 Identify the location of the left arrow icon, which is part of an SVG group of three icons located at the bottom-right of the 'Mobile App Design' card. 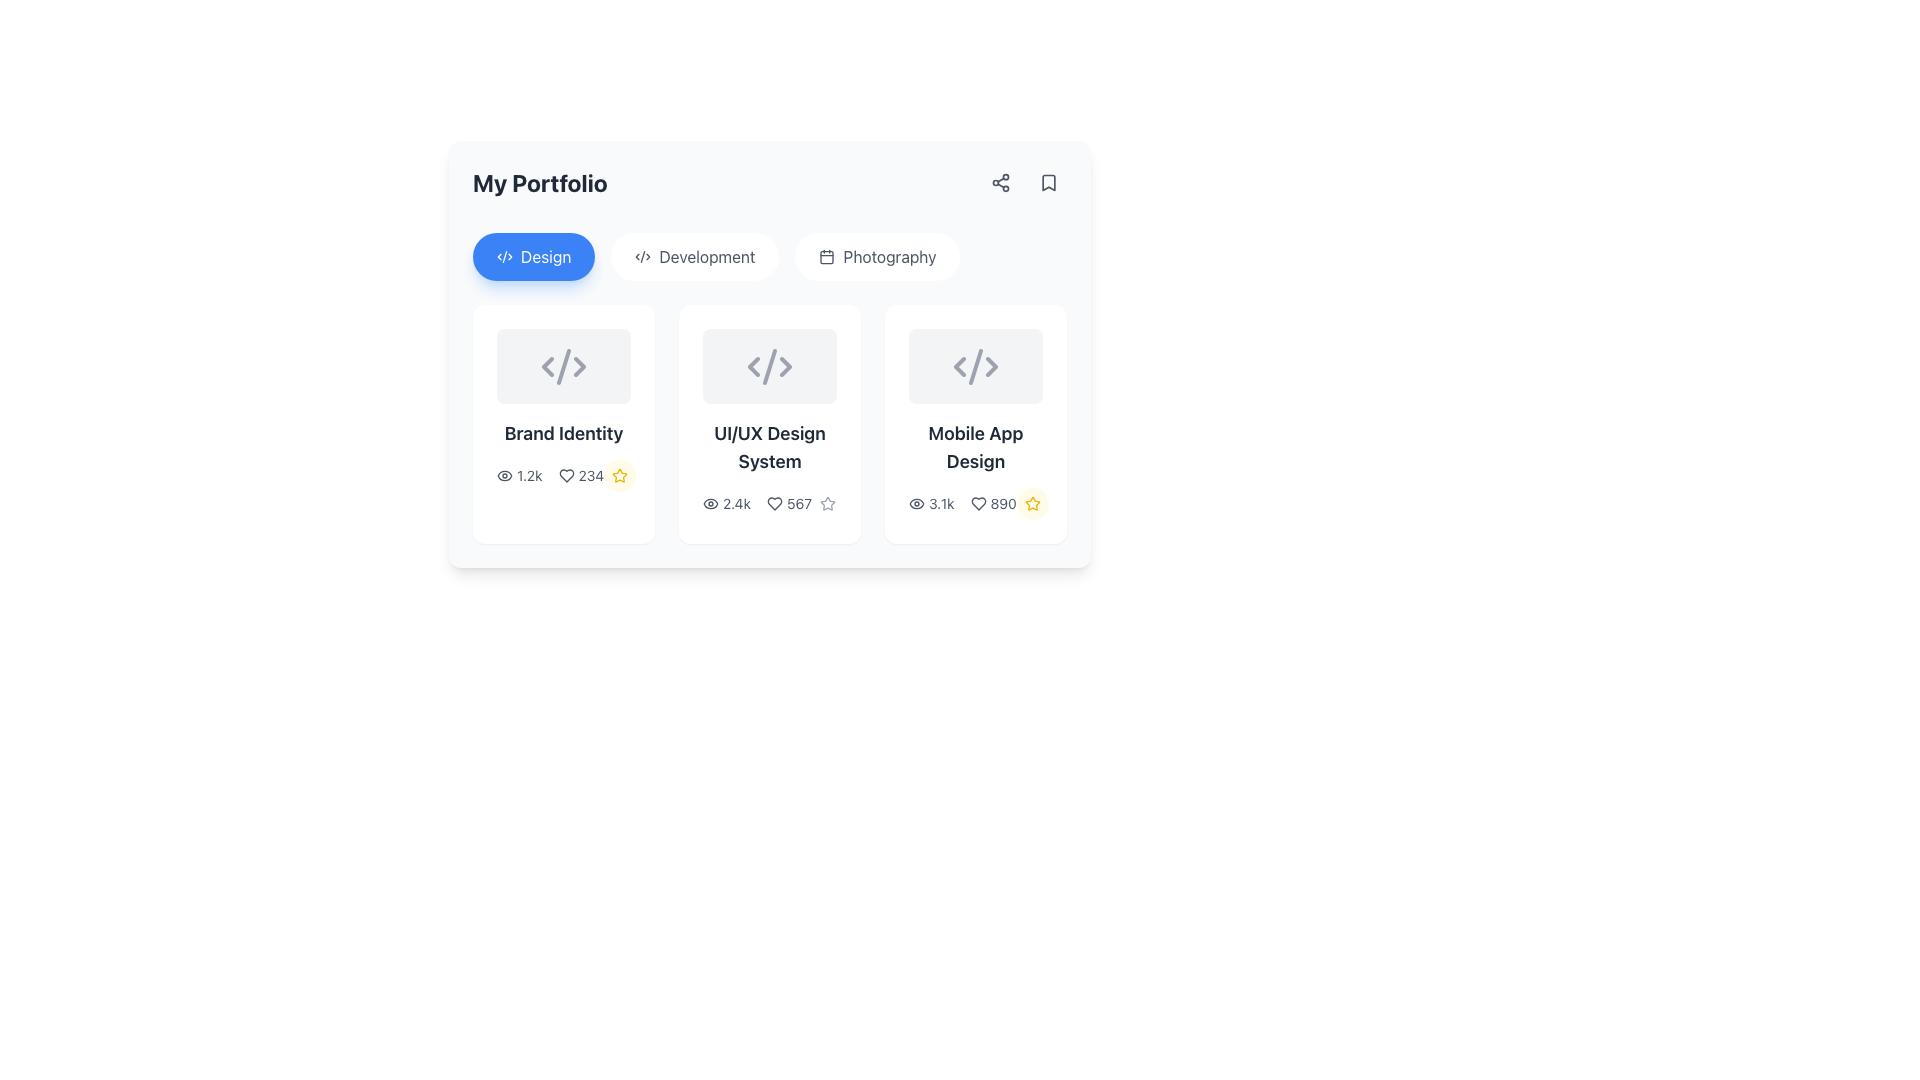
(960, 366).